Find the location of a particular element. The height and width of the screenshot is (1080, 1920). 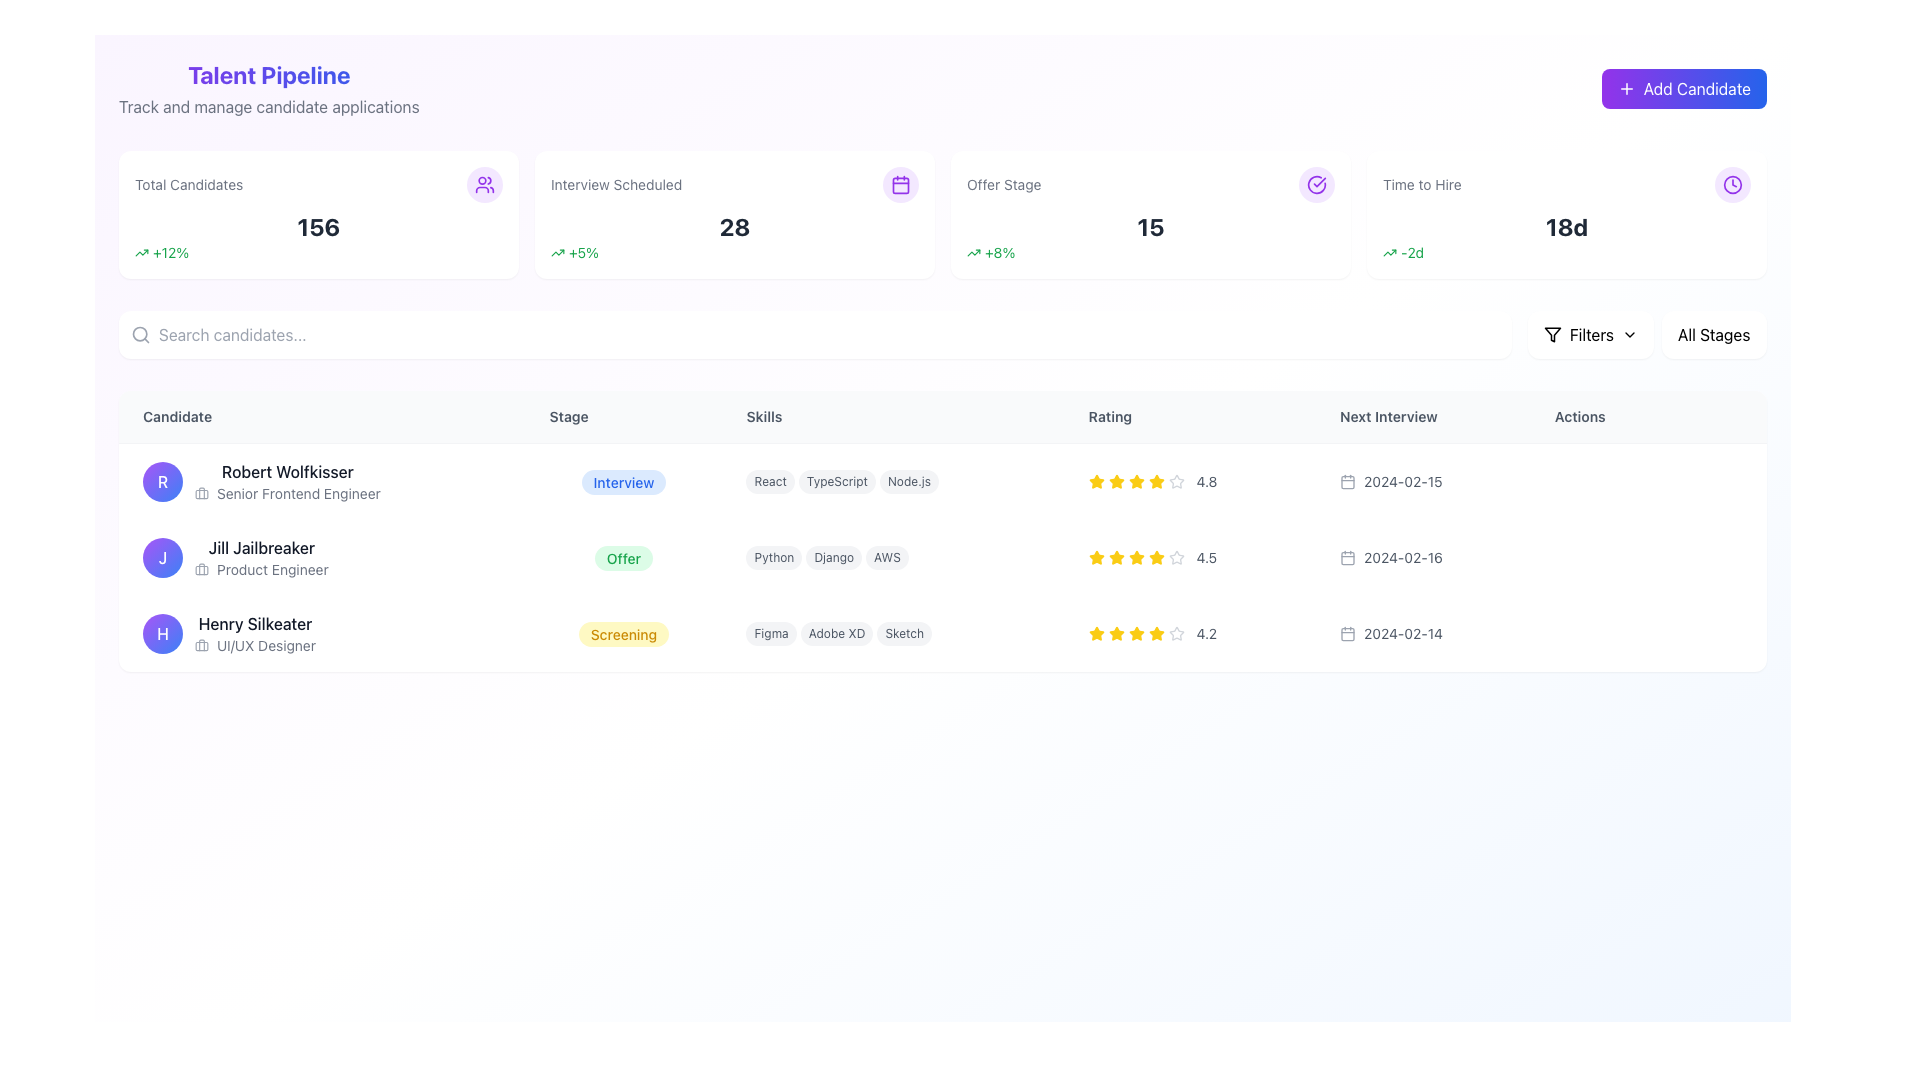

the list item with the name 'Jill Jailbreaker' is located at coordinates (322, 558).